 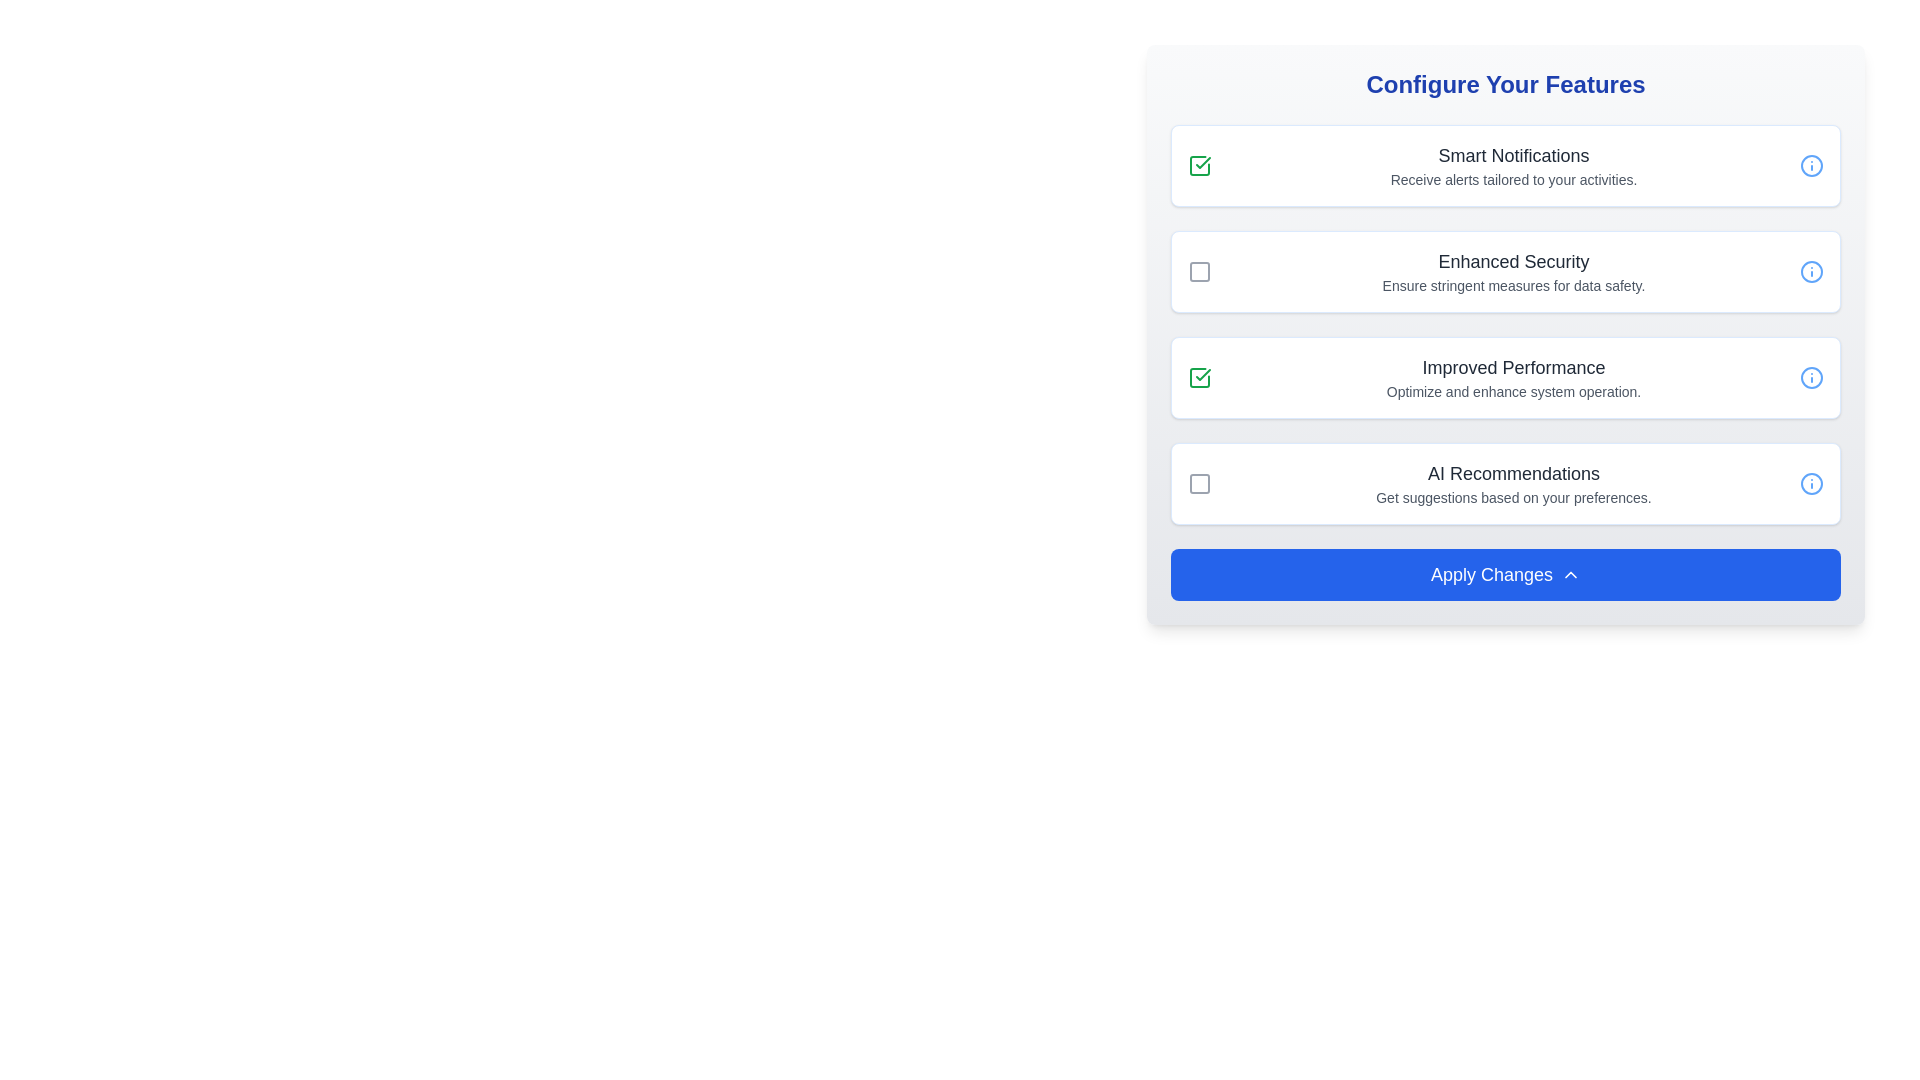 I want to click on the unselected inner rectangle of the checkbox for the 'Enhanced Security' feature, which is visually a small light gray rounded rectangle positioned in the second row of checkboxes, so click(x=1200, y=272).